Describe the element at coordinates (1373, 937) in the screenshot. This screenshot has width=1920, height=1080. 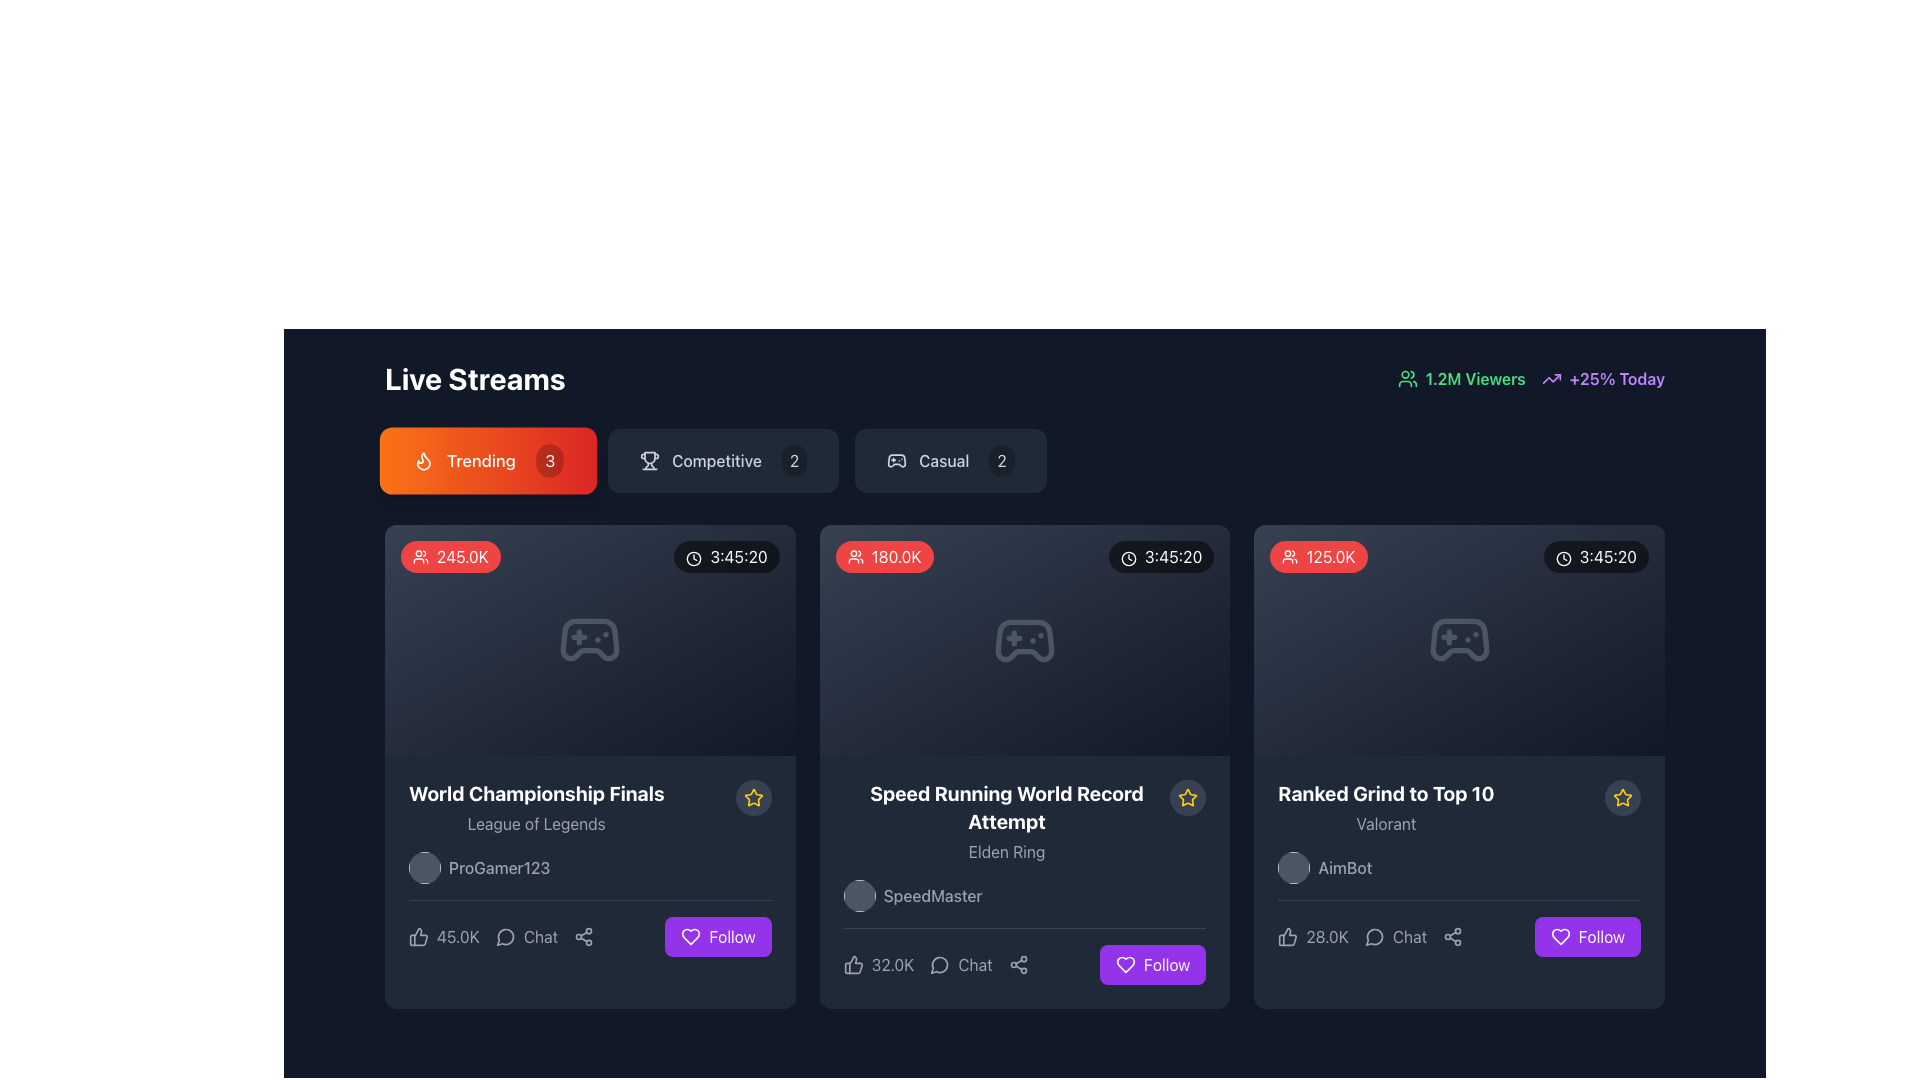
I see `the chat icon located at the bottom of the content card, which visually complements the text 'Chat'` at that location.